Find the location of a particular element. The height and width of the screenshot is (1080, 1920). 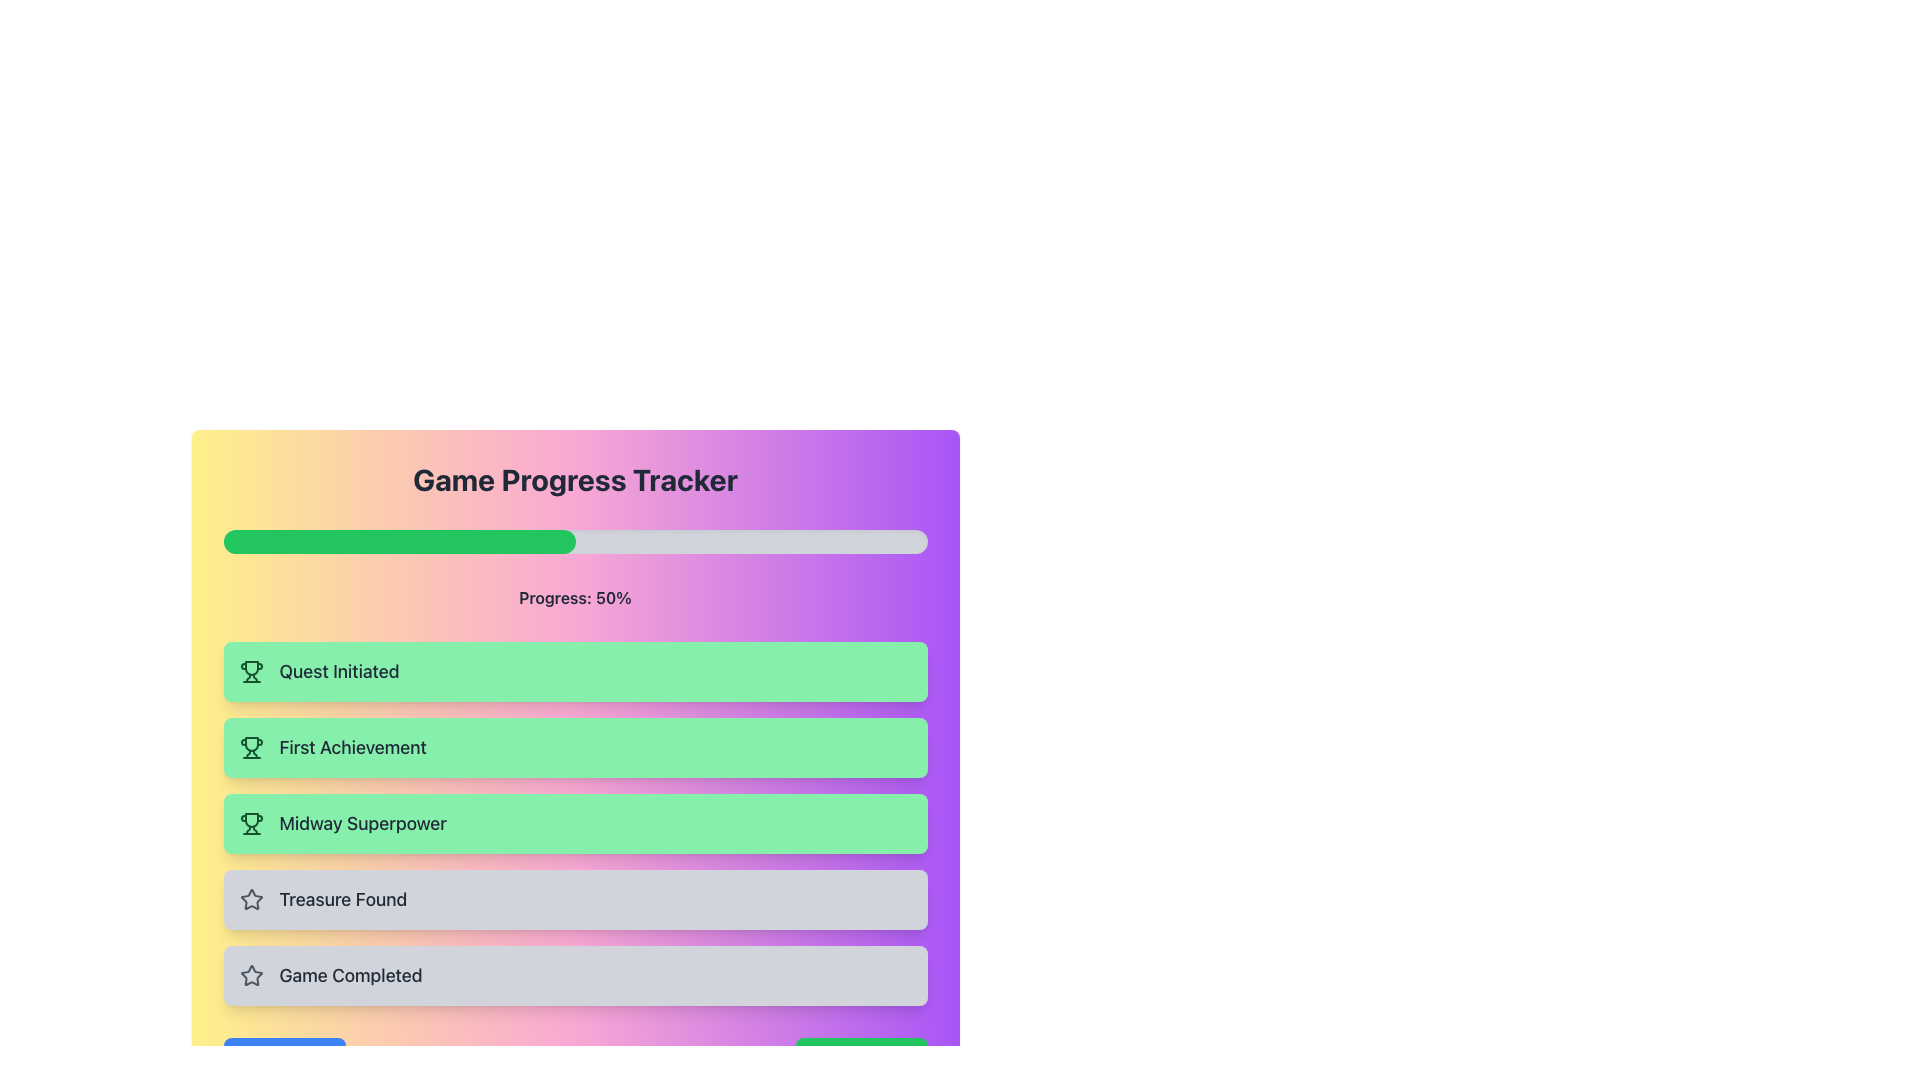

the game progress milestone element displaying 'Quest Initiated' in the Game Progress Tracker section by moving the cursor to its center point is located at coordinates (574, 671).